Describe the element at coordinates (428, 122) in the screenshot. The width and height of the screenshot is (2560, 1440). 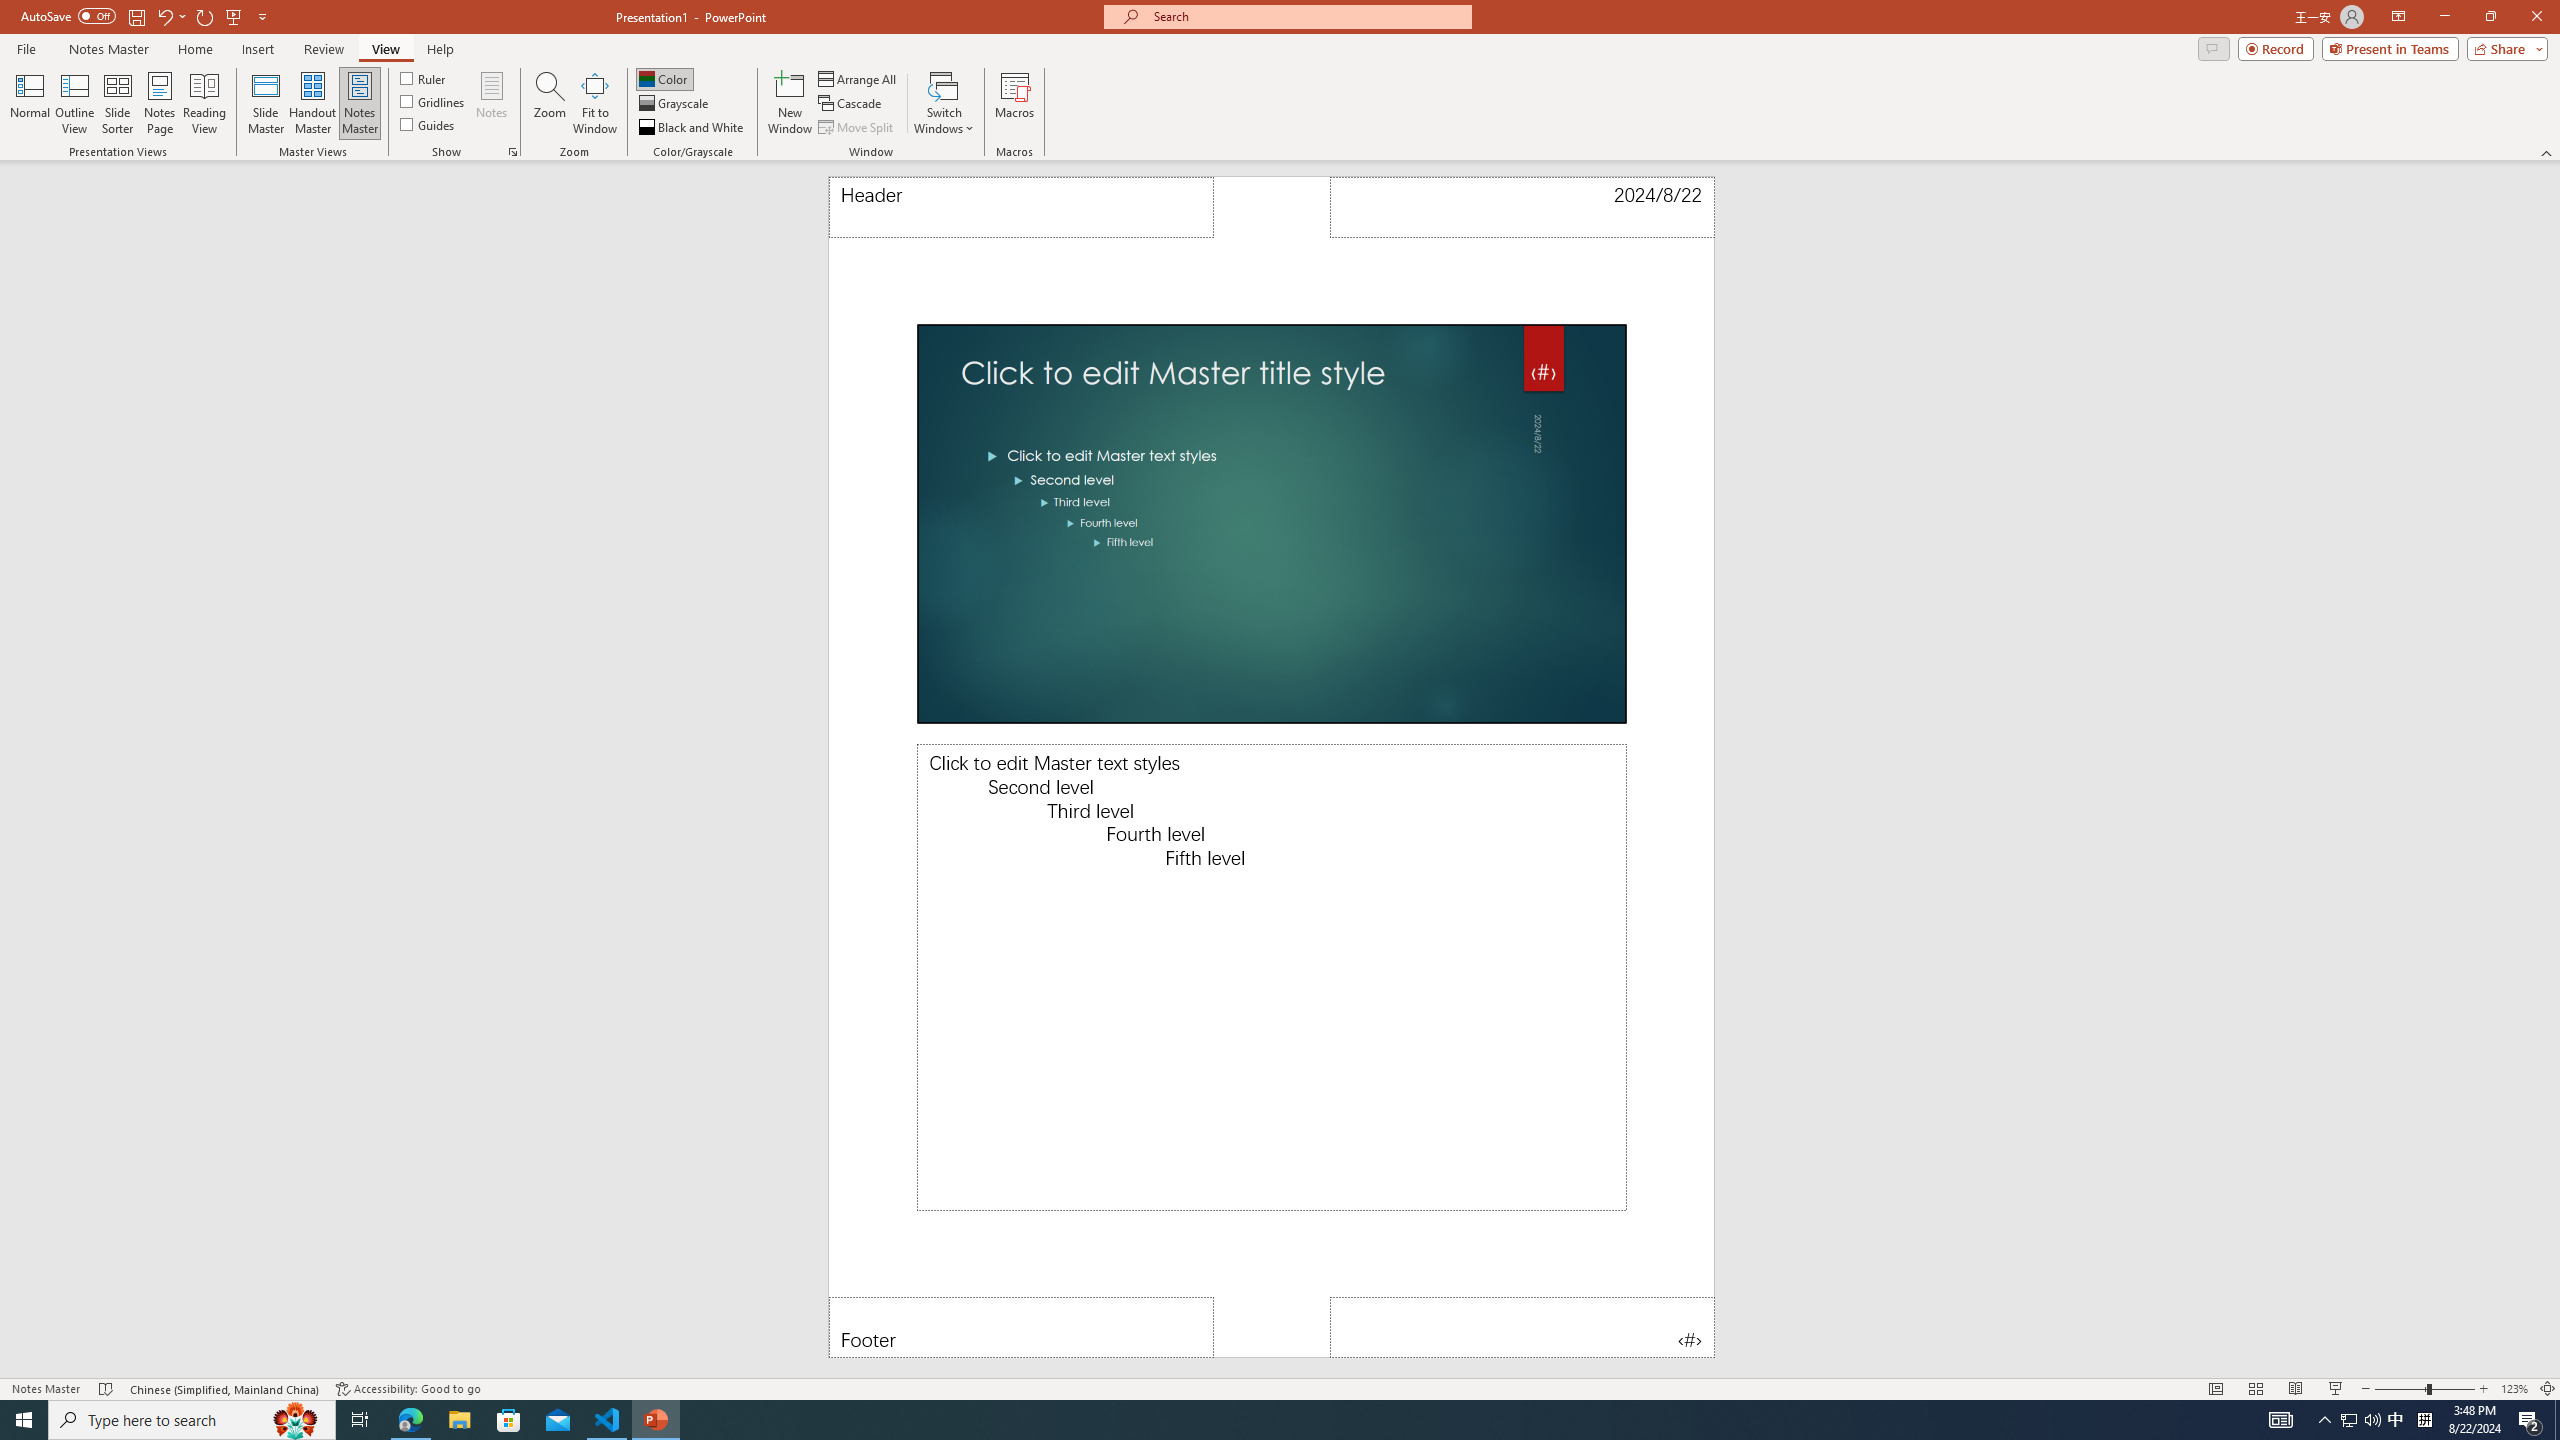
I see `'Guides'` at that location.